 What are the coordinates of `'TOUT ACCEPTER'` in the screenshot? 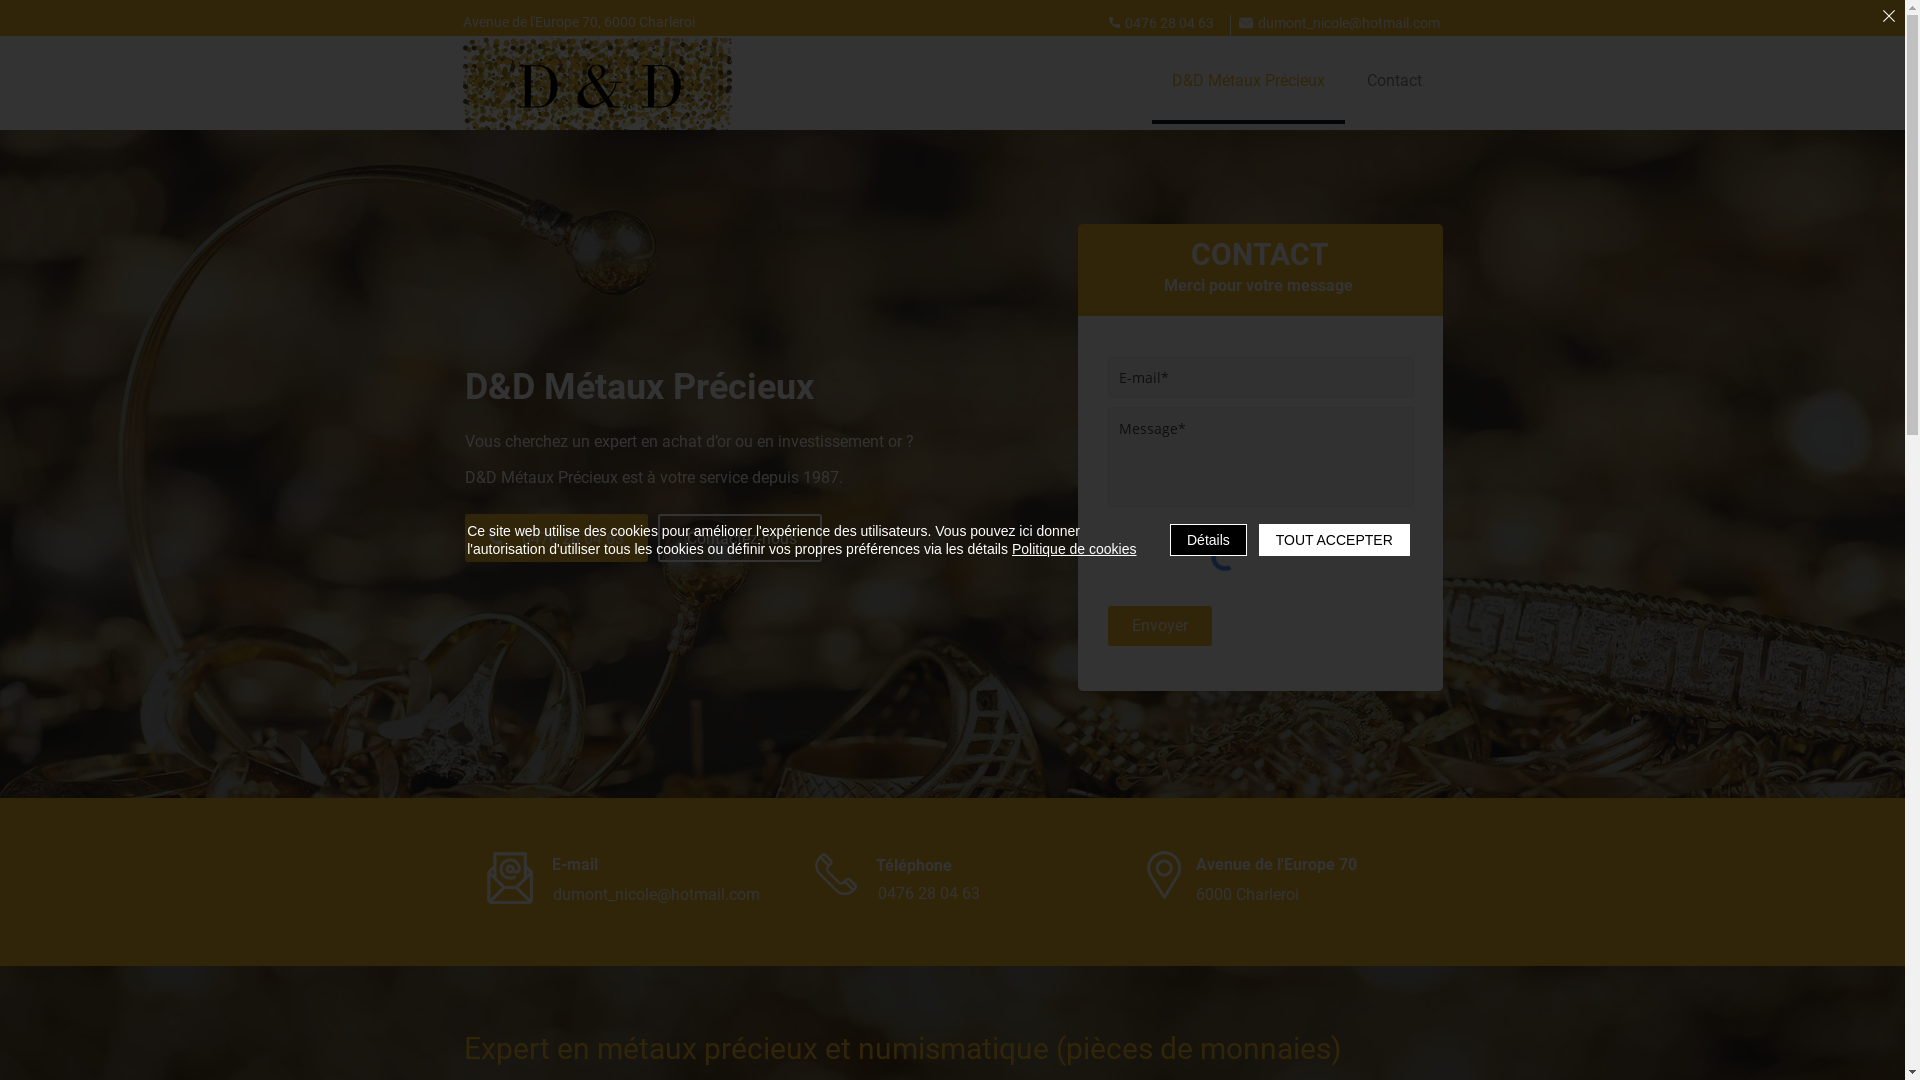 It's located at (1334, 540).